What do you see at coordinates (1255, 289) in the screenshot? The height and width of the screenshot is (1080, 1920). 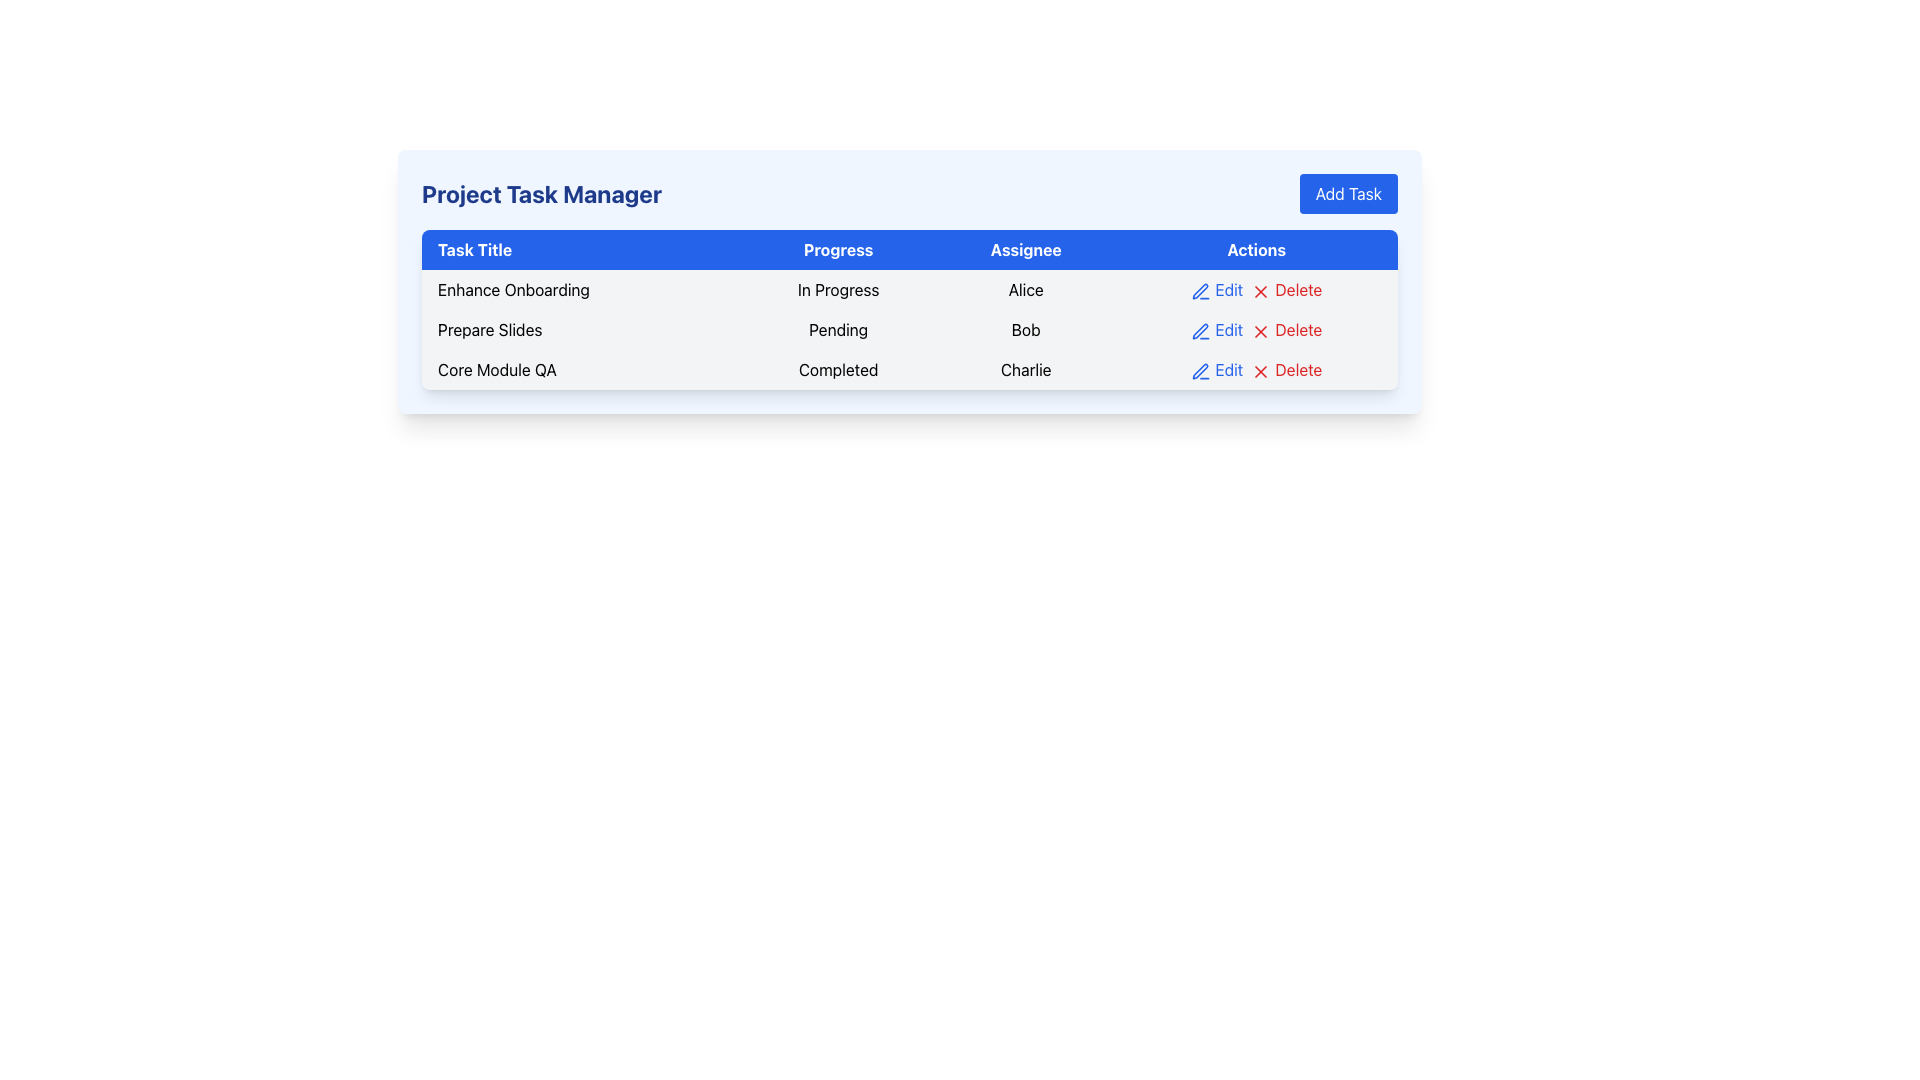 I see `the 'Delete' button in the Interactive element group for the task 'Enhance Onboarding' to confirm task removal` at bounding box center [1255, 289].